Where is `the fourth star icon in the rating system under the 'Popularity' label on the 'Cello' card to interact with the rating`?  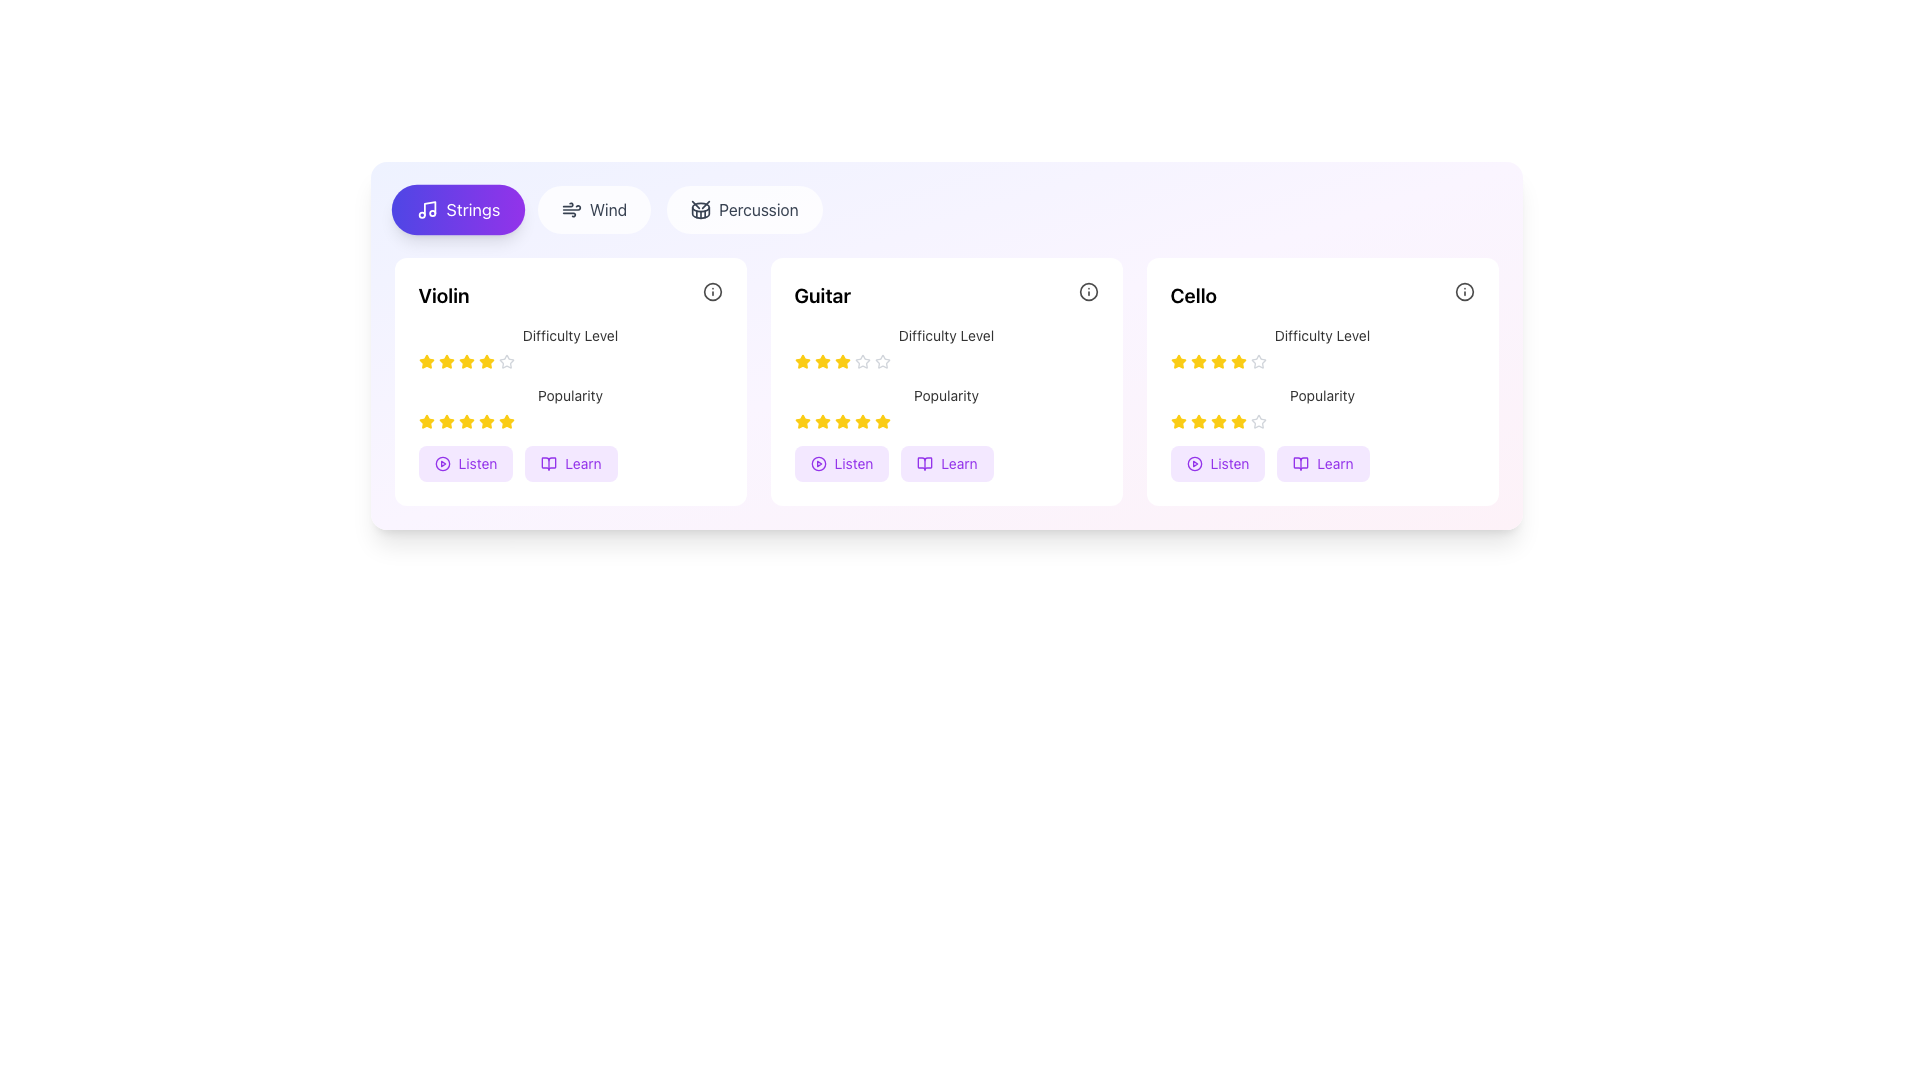 the fourth star icon in the rating system under the 'Popularity' label on the 'Cello' card to interact with the rating is located at coordinates (1217, 420).